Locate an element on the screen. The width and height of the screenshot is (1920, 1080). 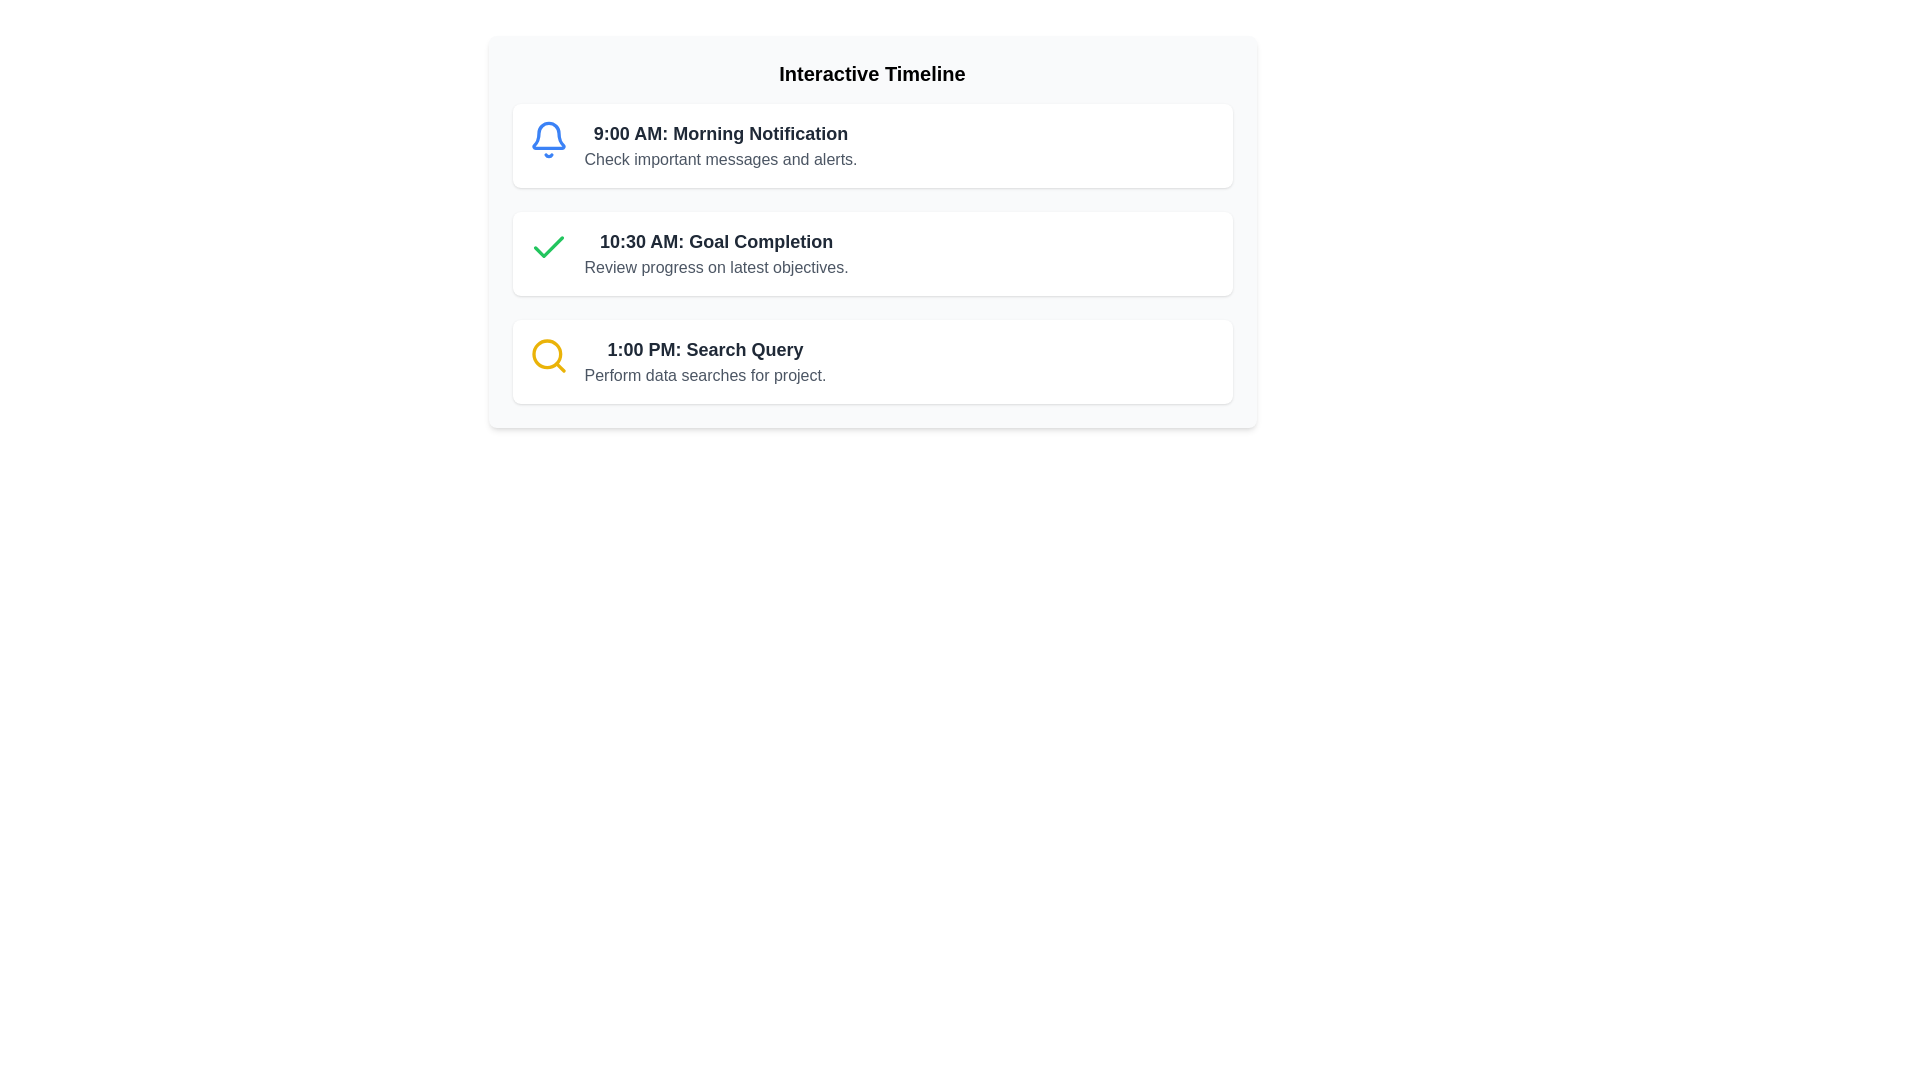
the bell icon that signifies a notification related to the 'Morning Notification' activity in the Interactive Timeline is located at coordinates (548, 135).